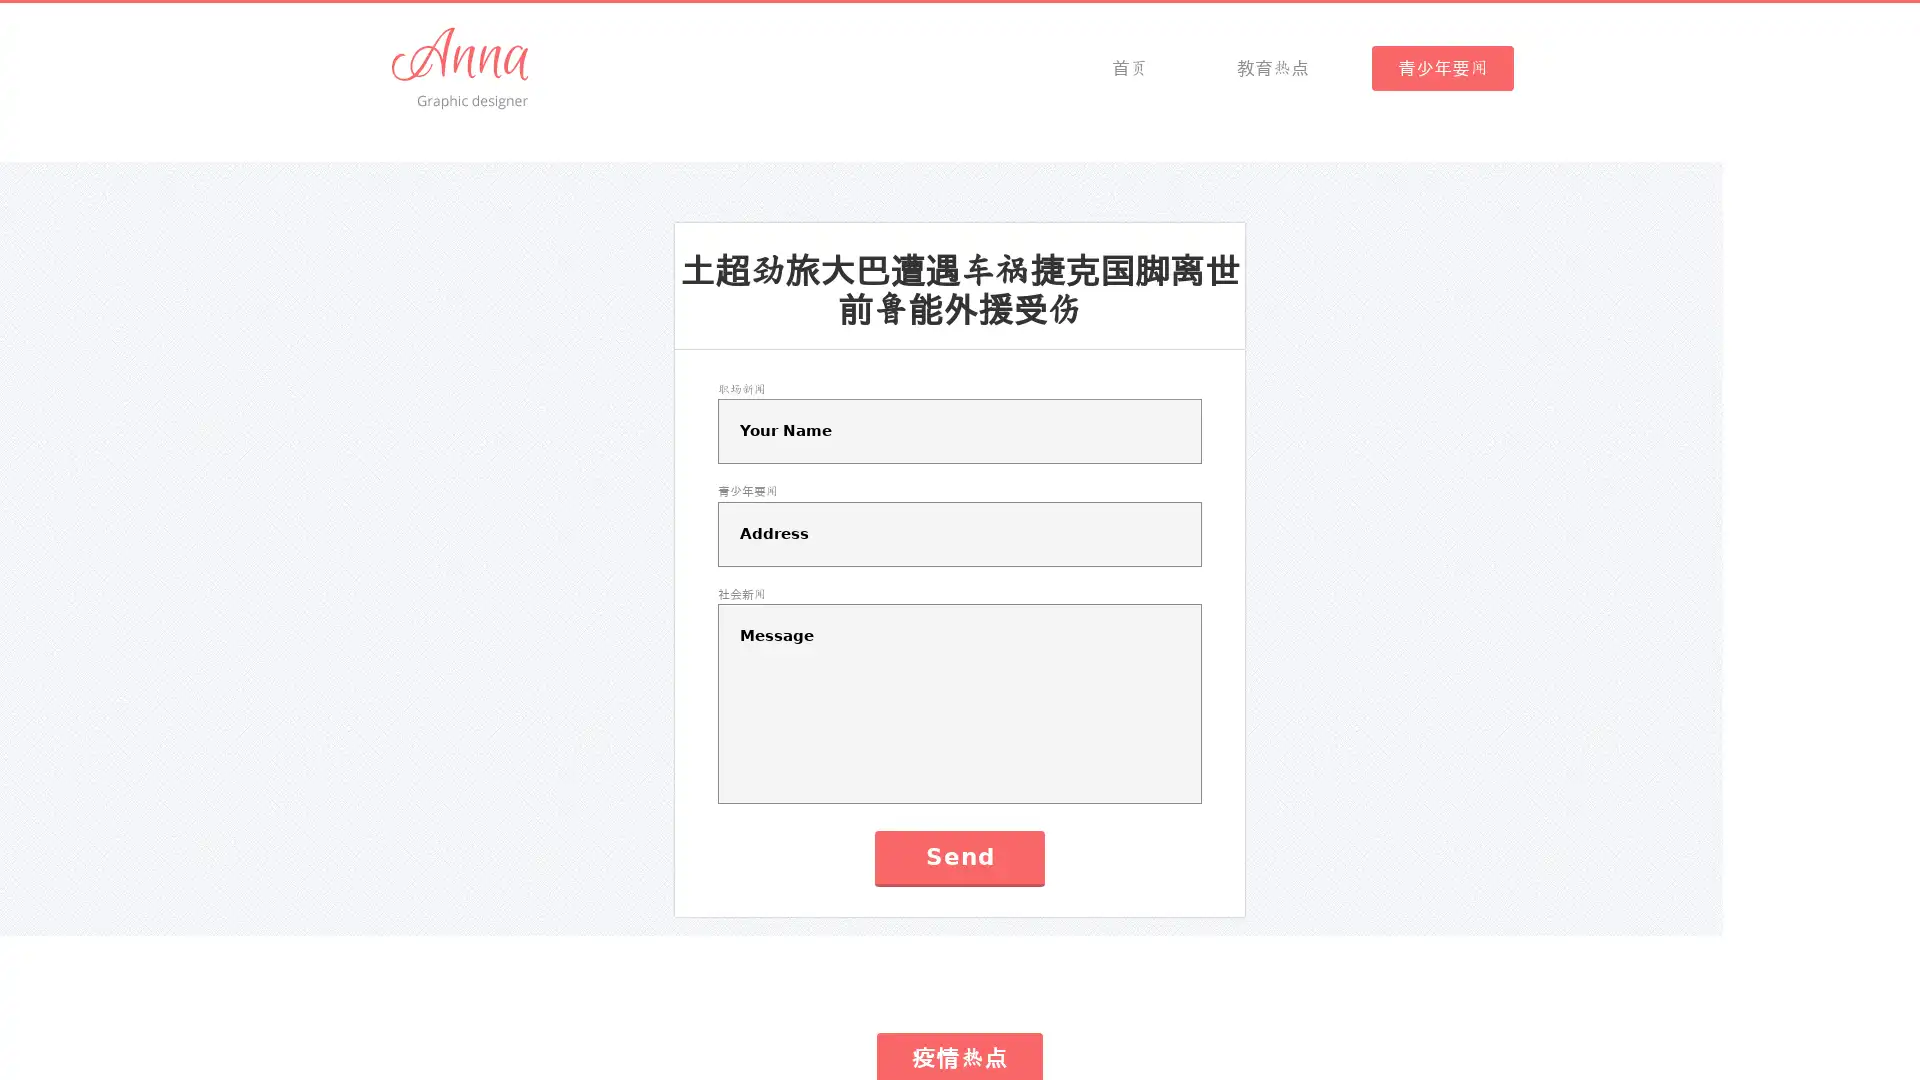  I want to click on Send, so click(958, 856).